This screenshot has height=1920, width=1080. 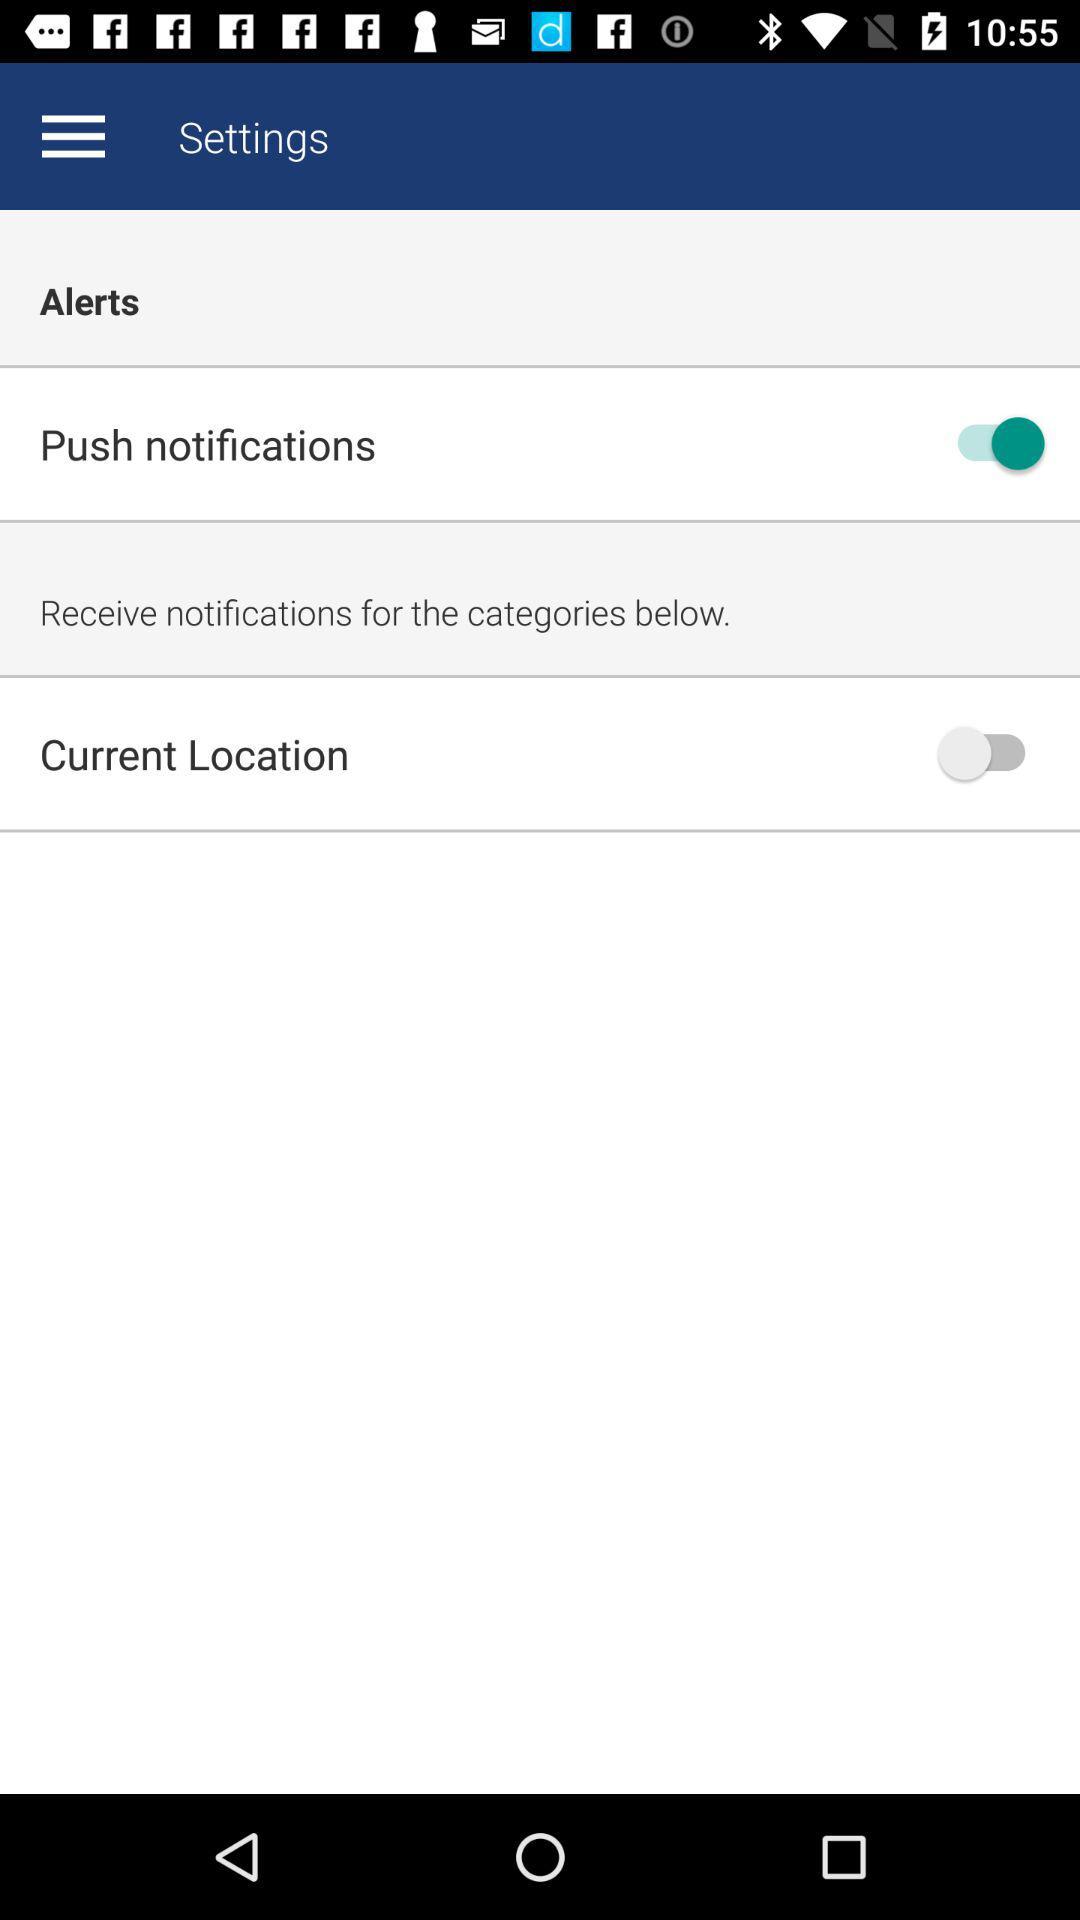 What do you see at coordinates (72, 135) in the screenshot?
I see `item to the left of settings` at bounding box center [72, 135].